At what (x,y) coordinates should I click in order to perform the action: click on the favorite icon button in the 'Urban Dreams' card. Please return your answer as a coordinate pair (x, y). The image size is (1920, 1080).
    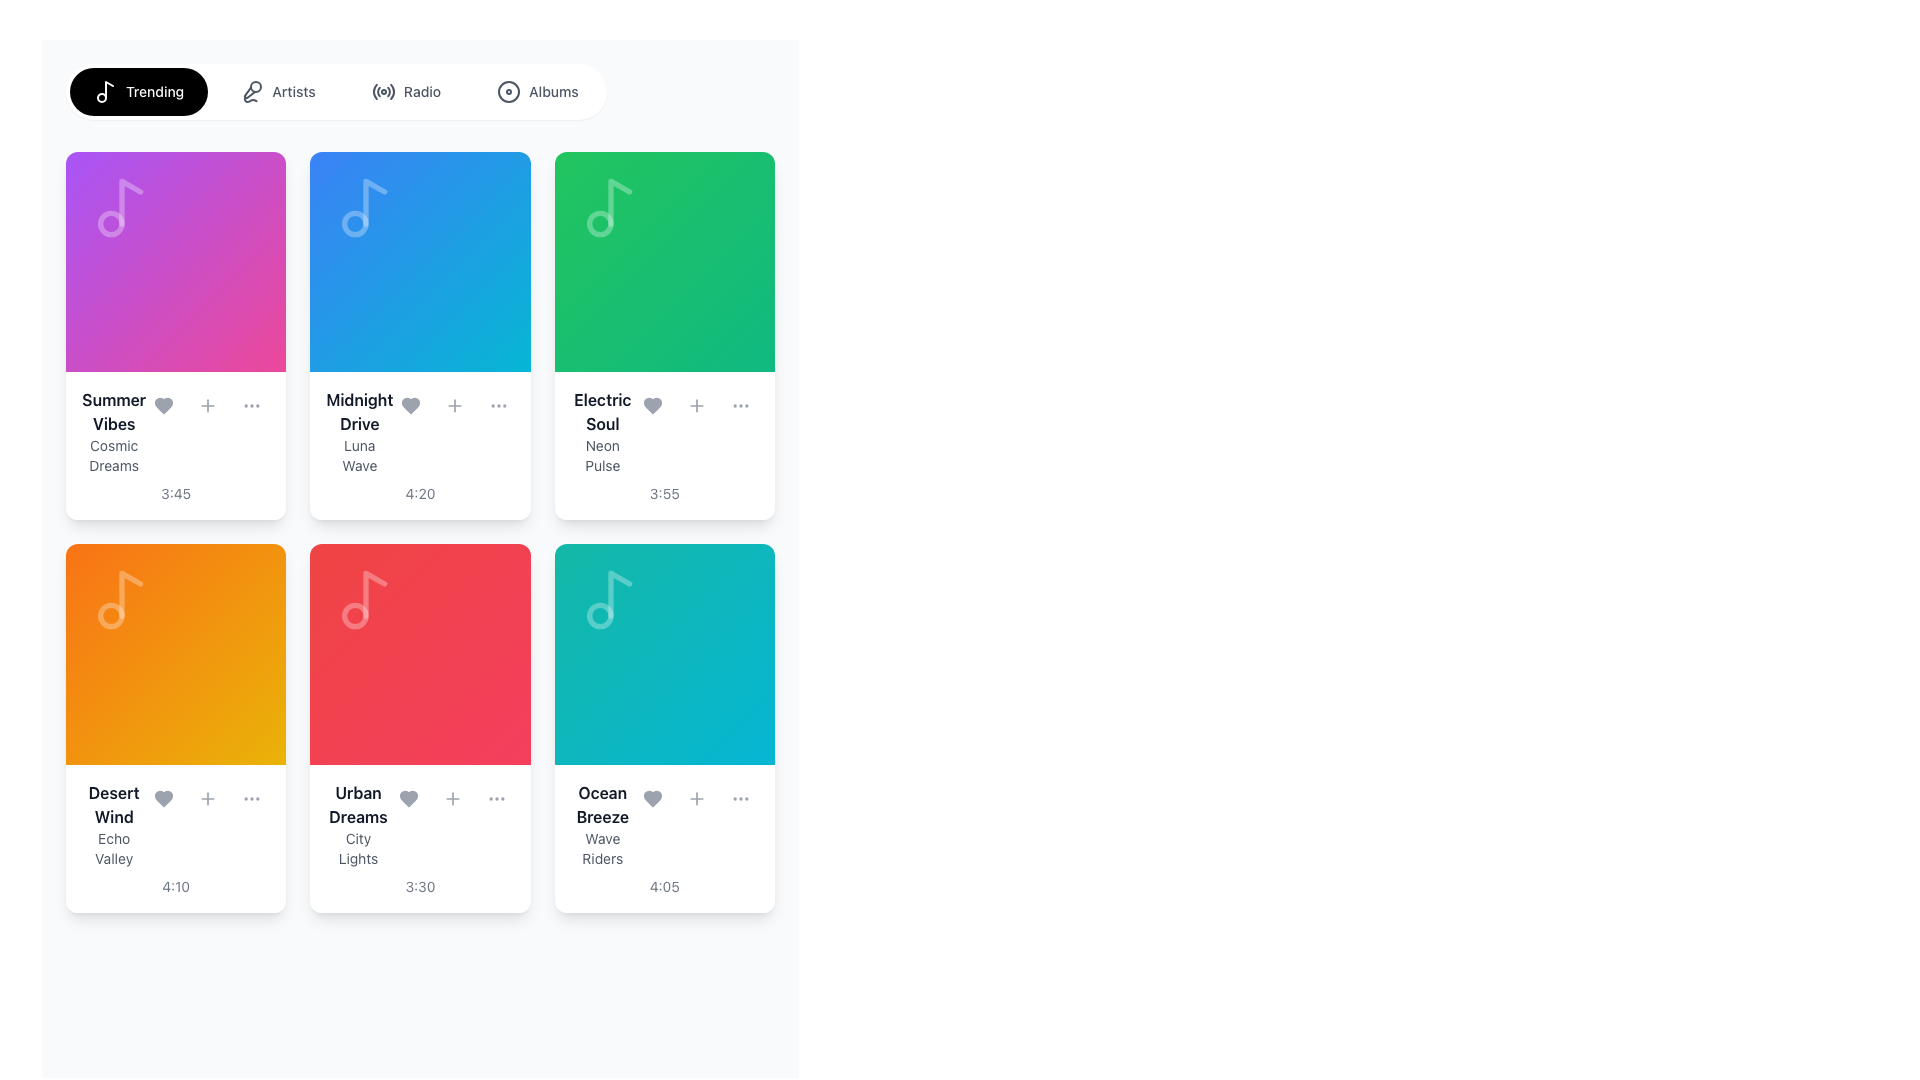
    Looking at the image, I should click on (407, 797).